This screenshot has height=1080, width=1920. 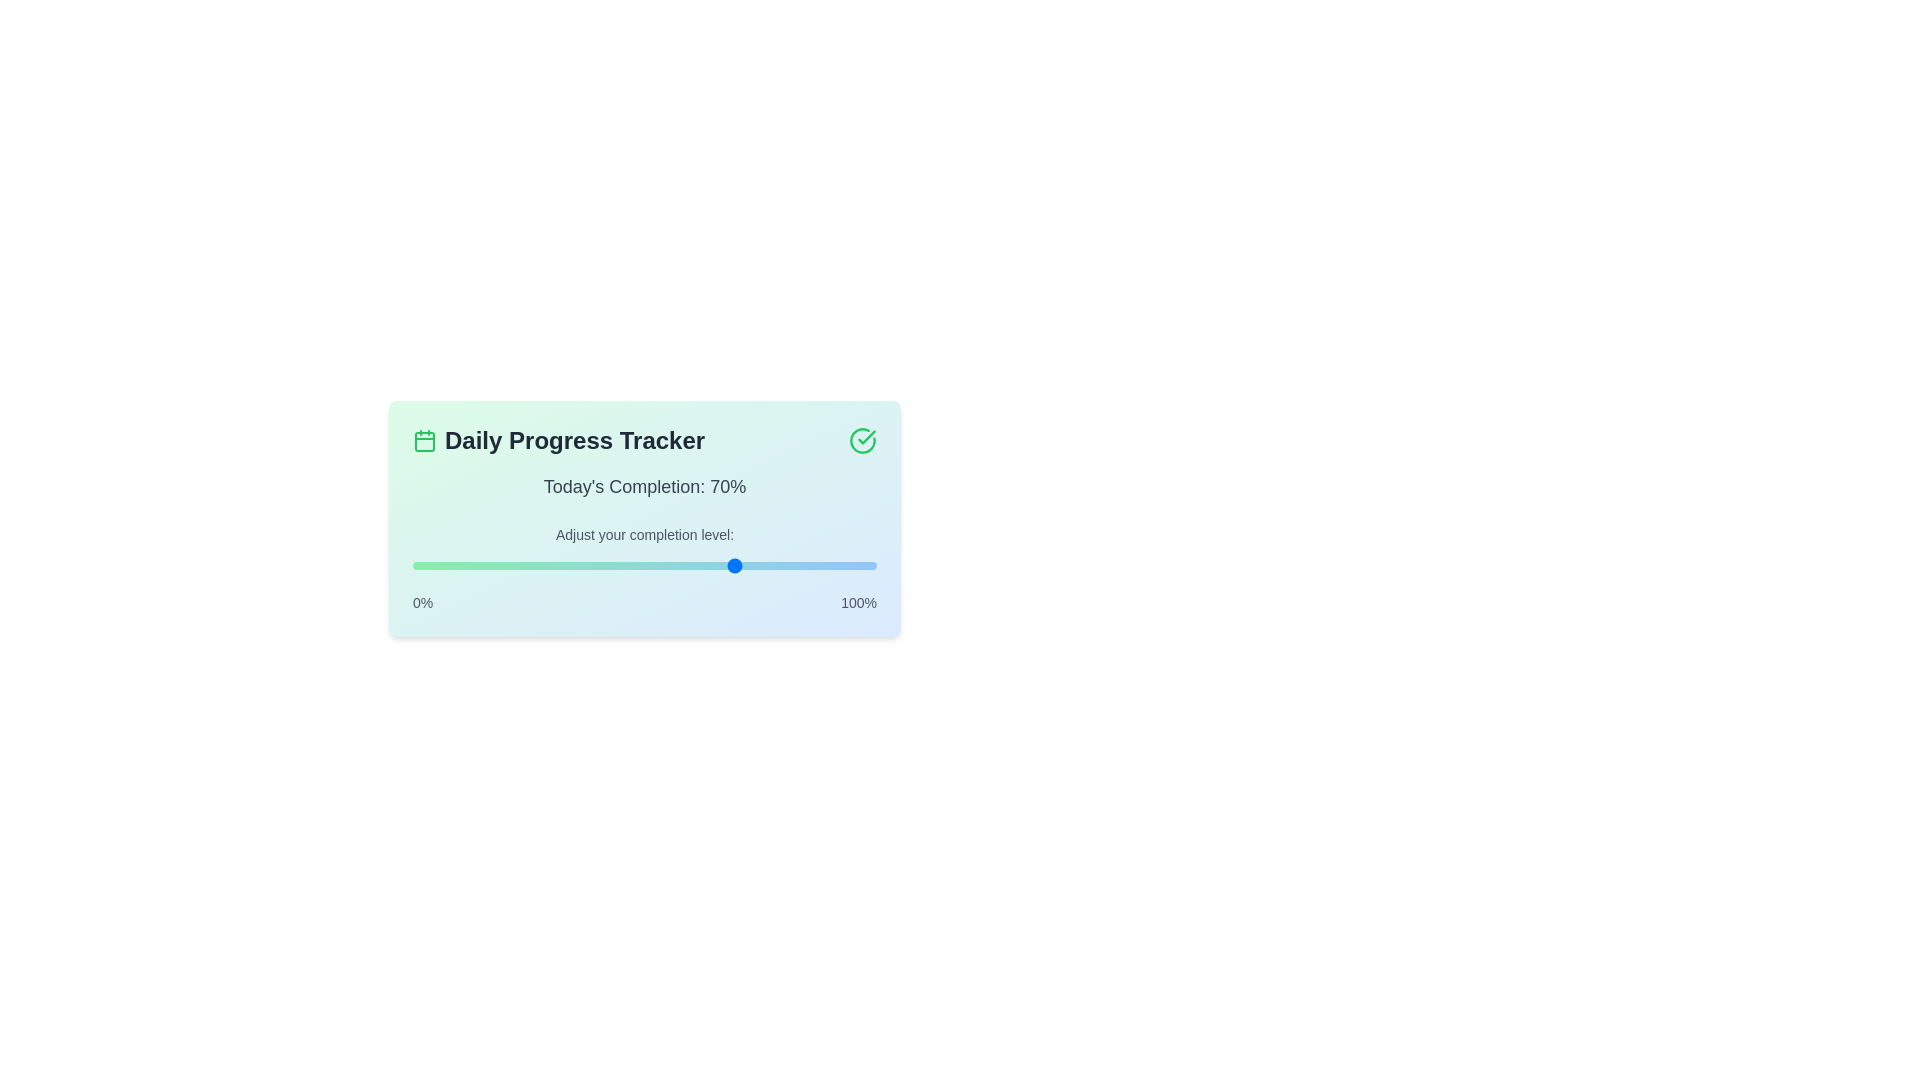 I want to click on the progress level to 11%, so click(x=463, y=566).